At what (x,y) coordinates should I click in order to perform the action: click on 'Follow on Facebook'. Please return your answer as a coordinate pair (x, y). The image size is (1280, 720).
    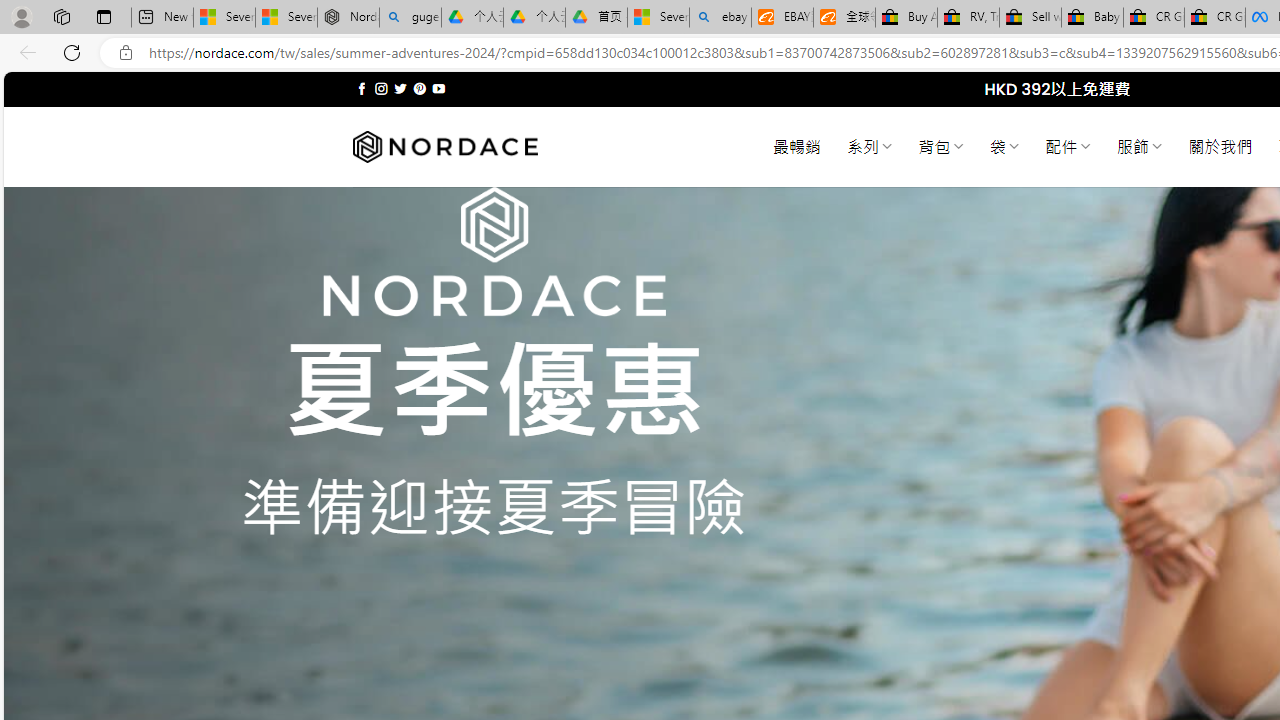
    Looking at the image, I should click on (362, 88).